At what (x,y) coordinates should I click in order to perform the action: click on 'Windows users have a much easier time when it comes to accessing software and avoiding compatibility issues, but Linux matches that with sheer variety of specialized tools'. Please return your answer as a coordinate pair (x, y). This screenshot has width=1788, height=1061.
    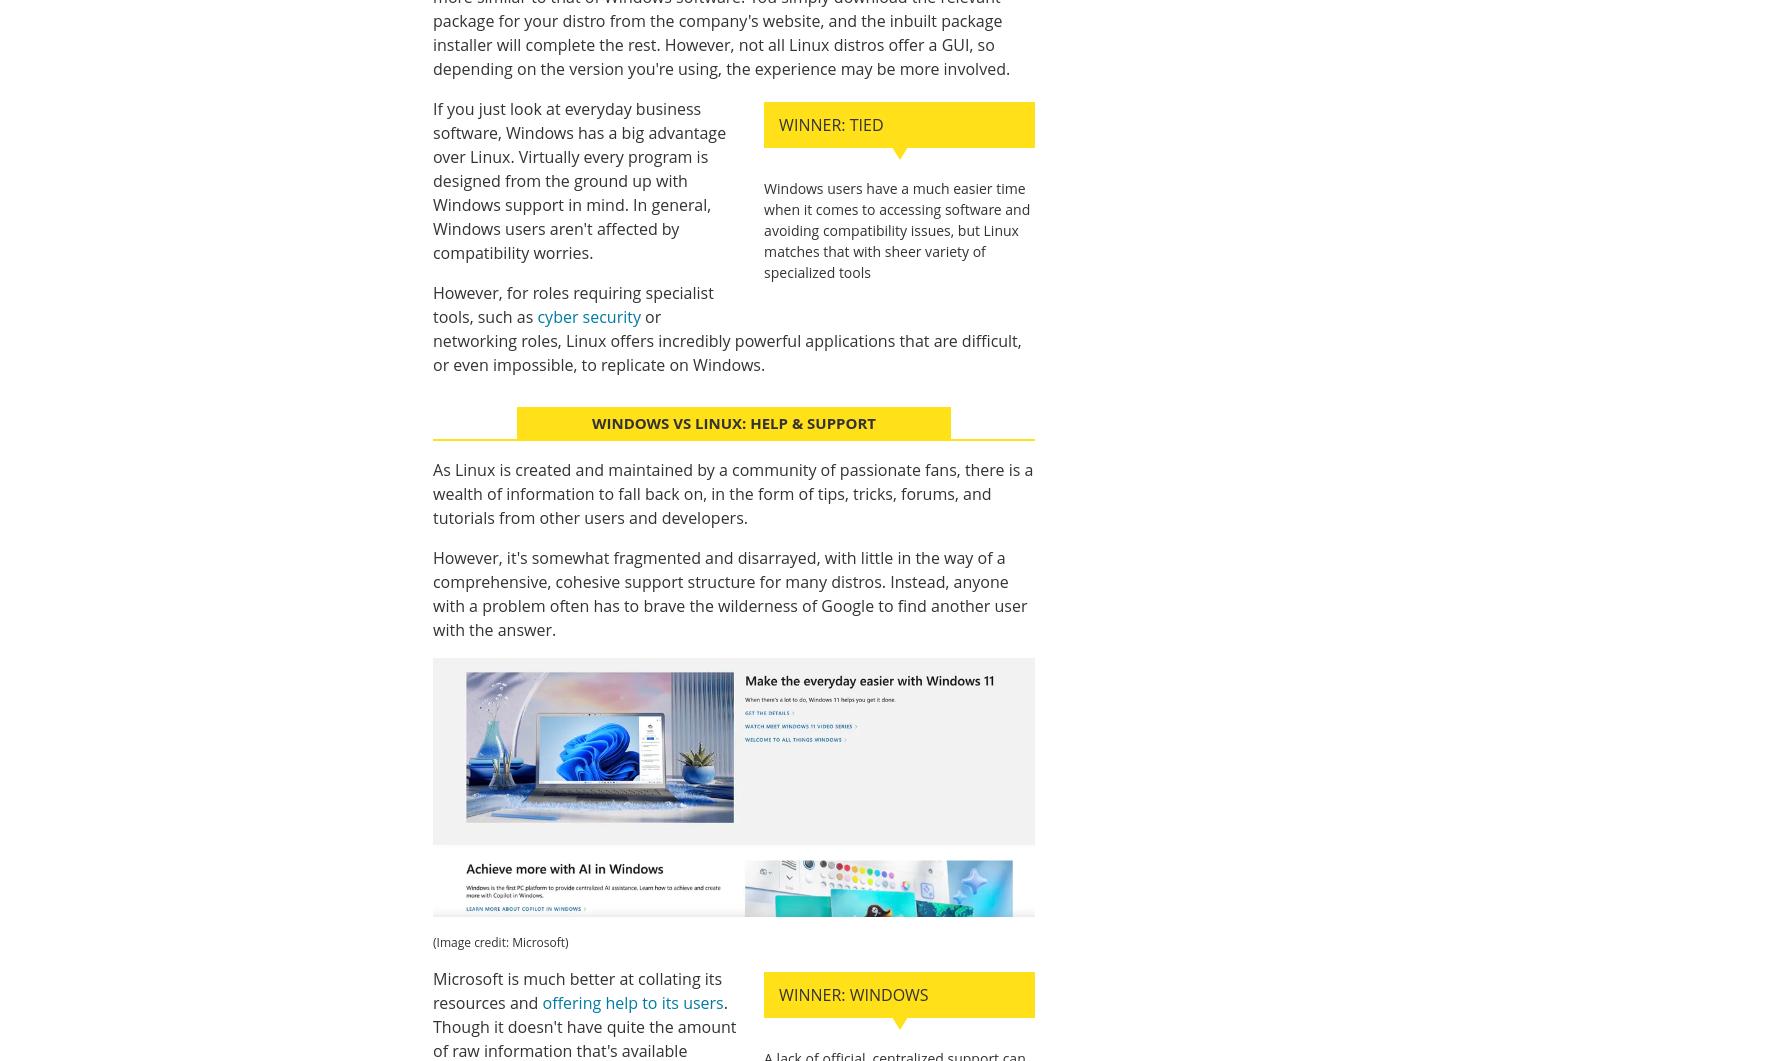
    Looking at the image, I should click on (897, 229).